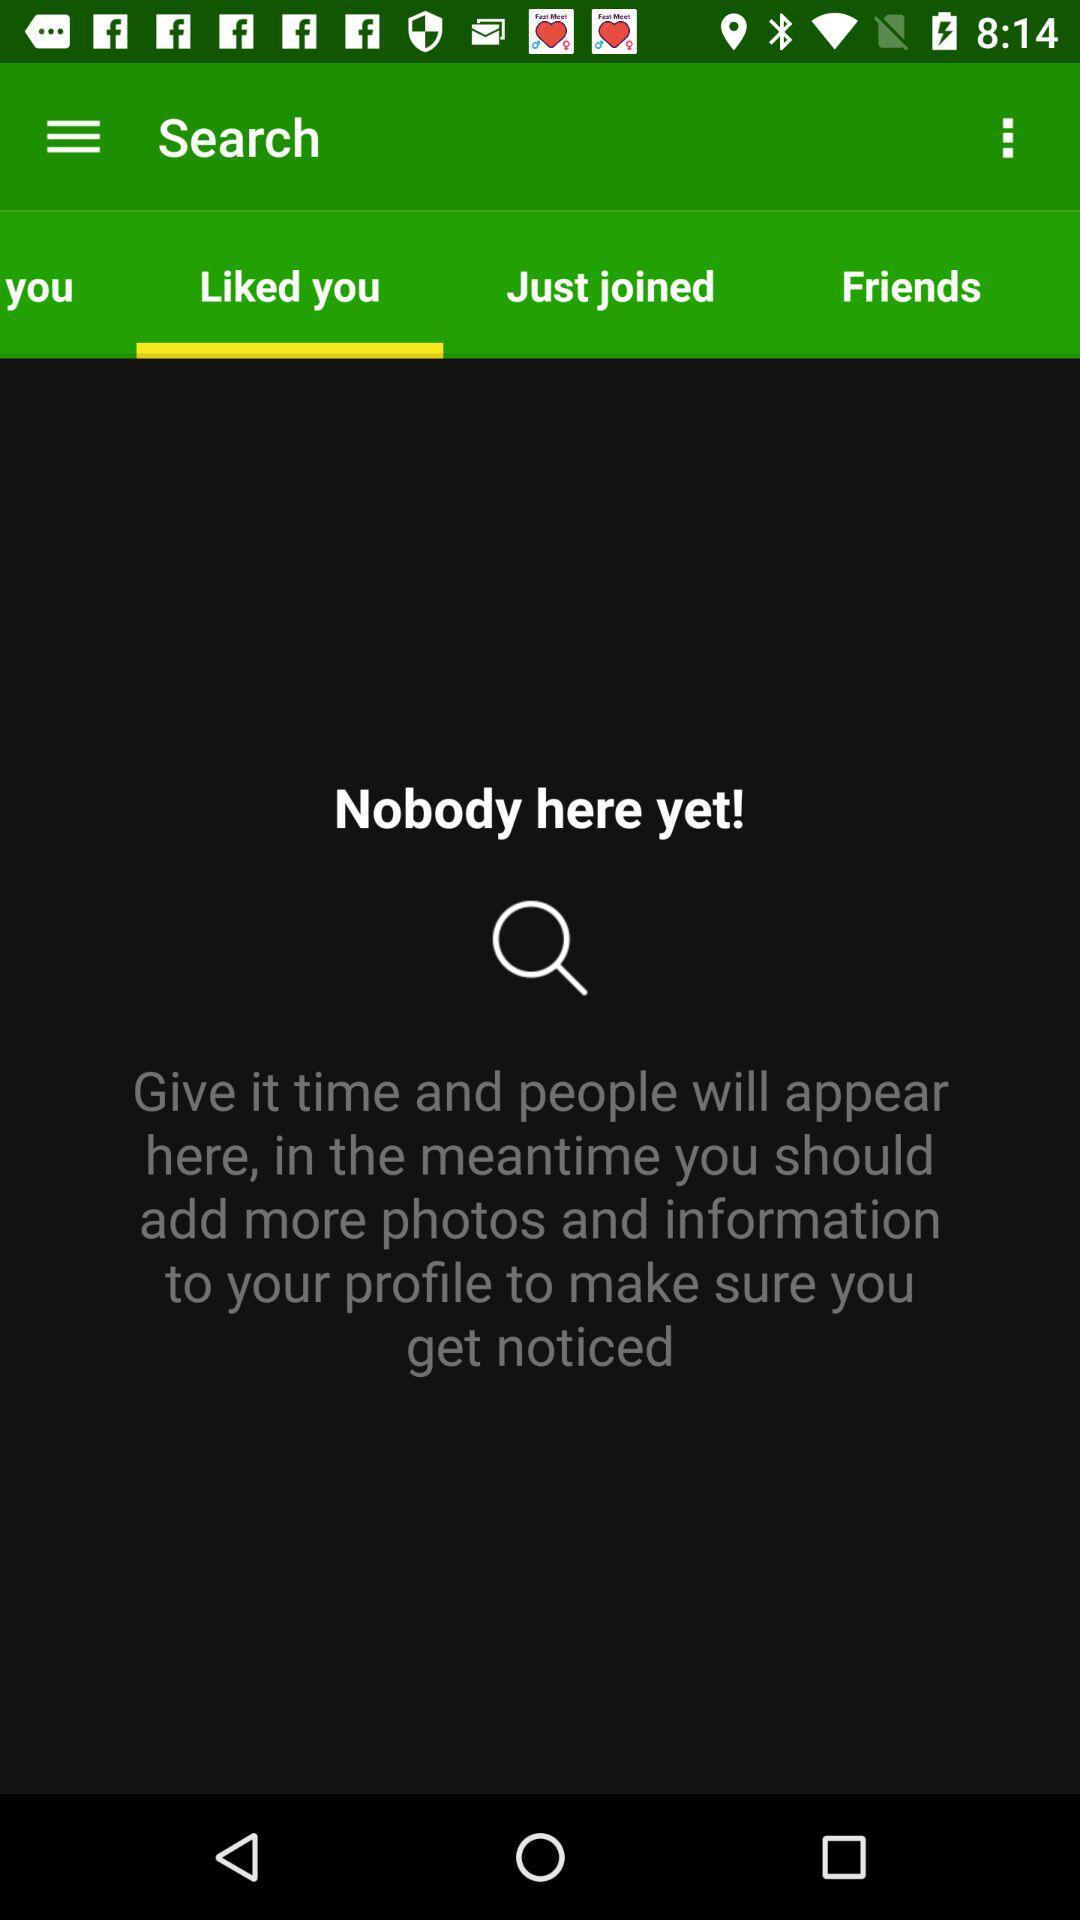 This screenshot has width=1080, height=1920. What do you see at coordinates (67, 283) in the screenshot?
I see `visited you item` at bounding box center [67, 283].